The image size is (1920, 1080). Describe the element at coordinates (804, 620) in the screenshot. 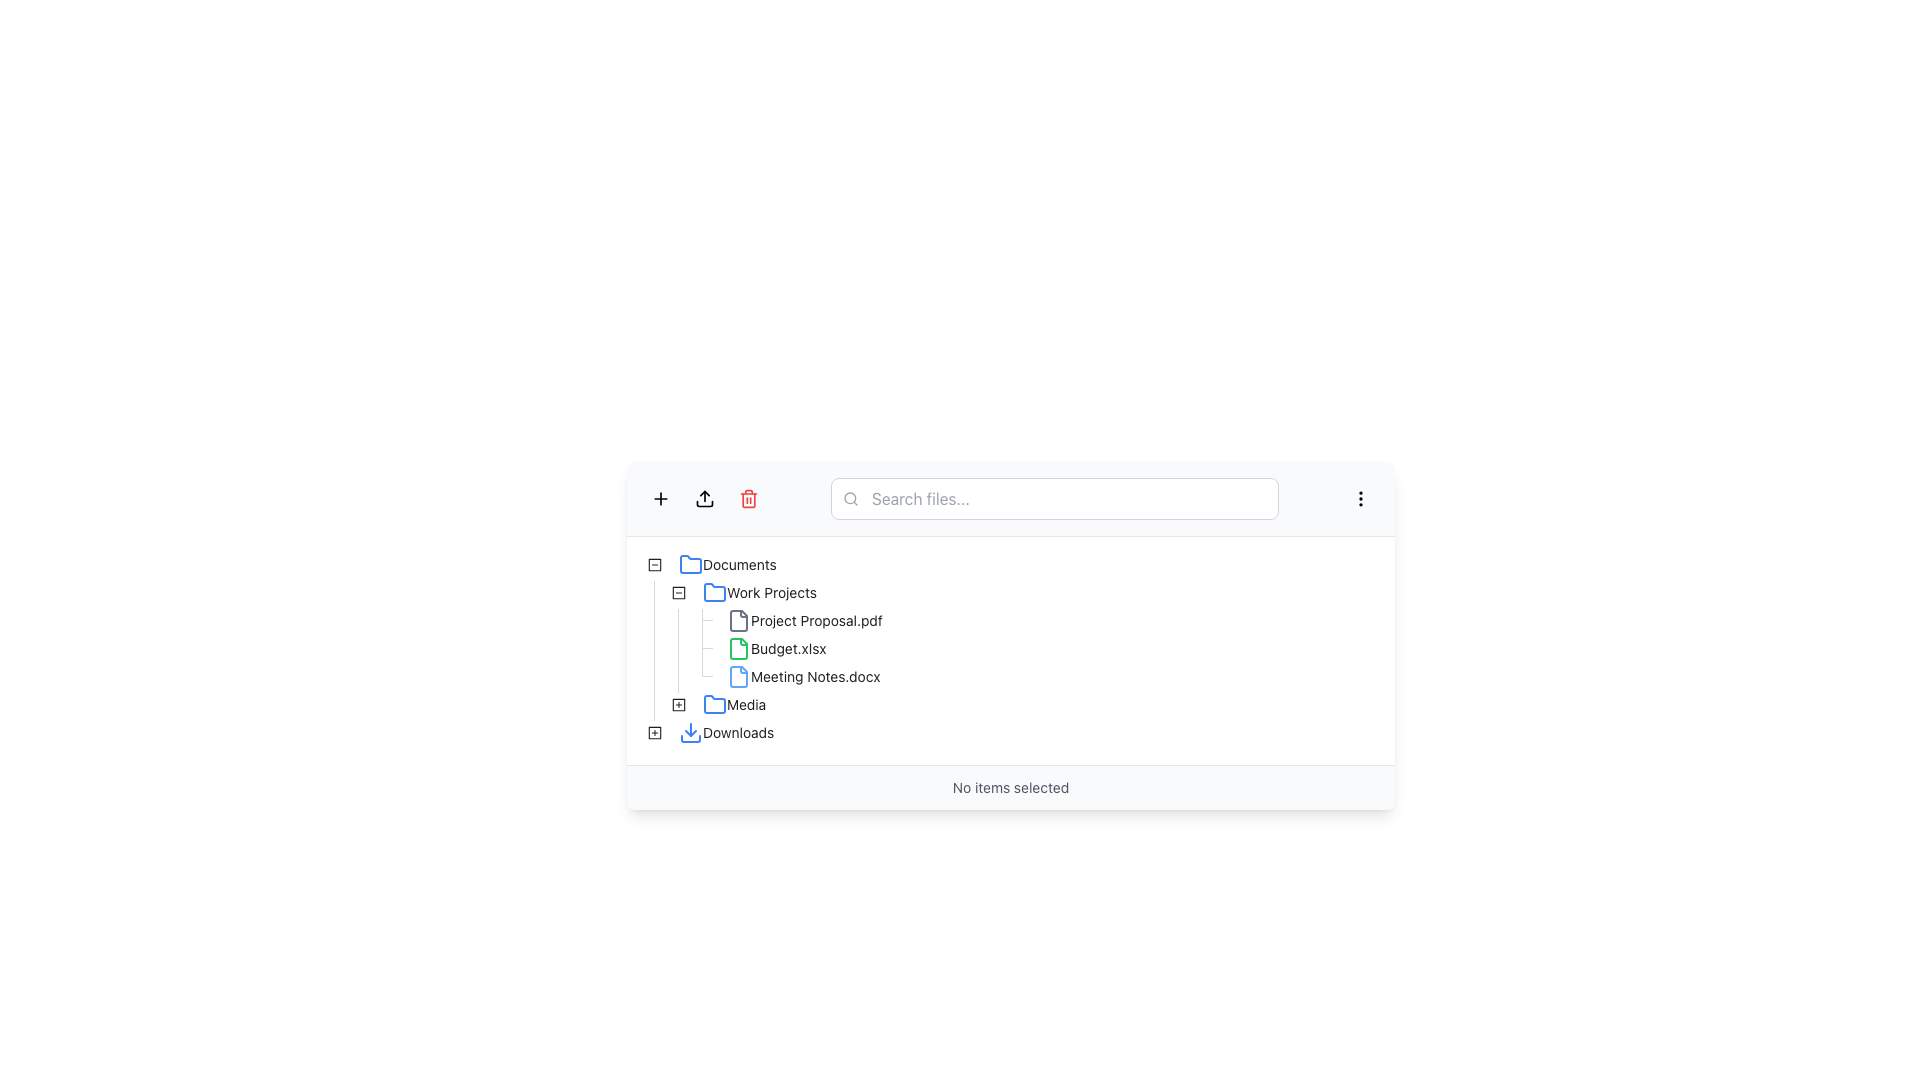

I see `the file entry 'Project Proposal.pdf' located within the 'Work Projects' folder` at that location.